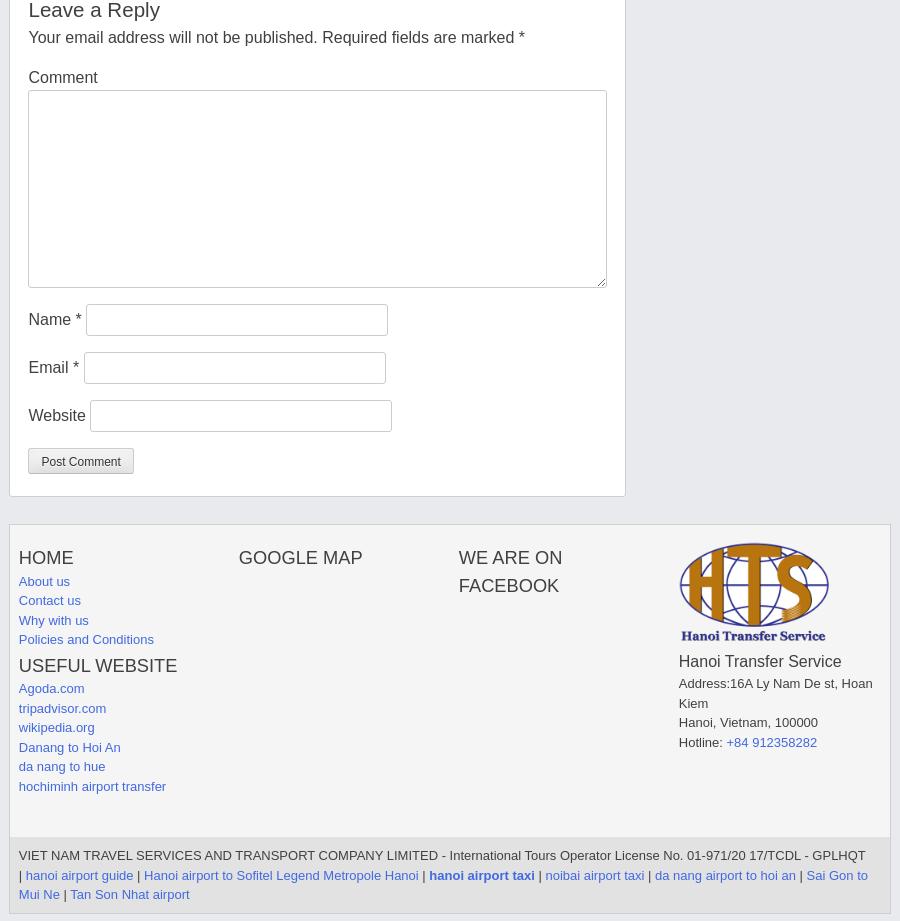 Image resolution: width=900 pixels, height=921 pixels. What do you see at coordinates (17, 883) in the screenshot?
I see `'Sai Gon to Mui Ne'` at bounding box center [17, 883].